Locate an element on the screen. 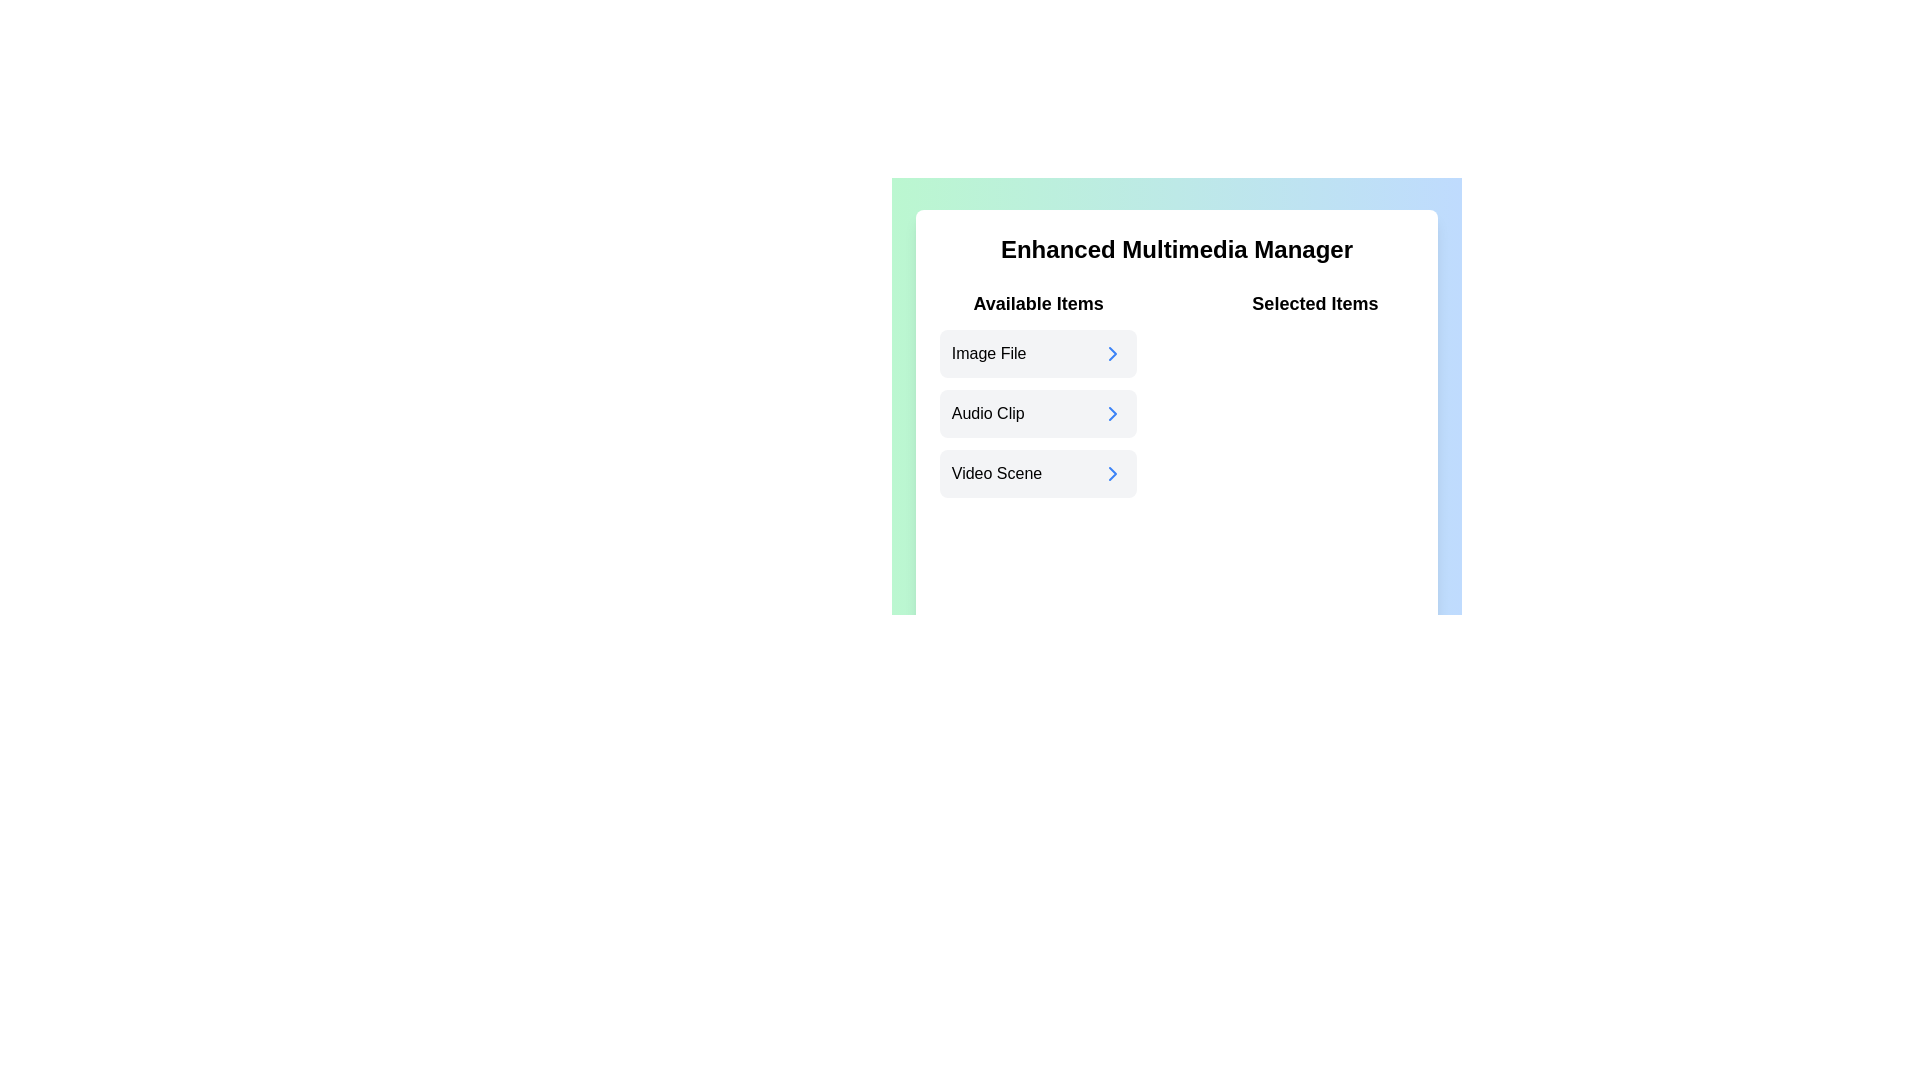 The height and width of the screenshot is (1080, 1920). the header text labeled 'Selected Items' which is styled in bold and is located in the upper center-right section of the interface is located at coordinates (1315, 304).